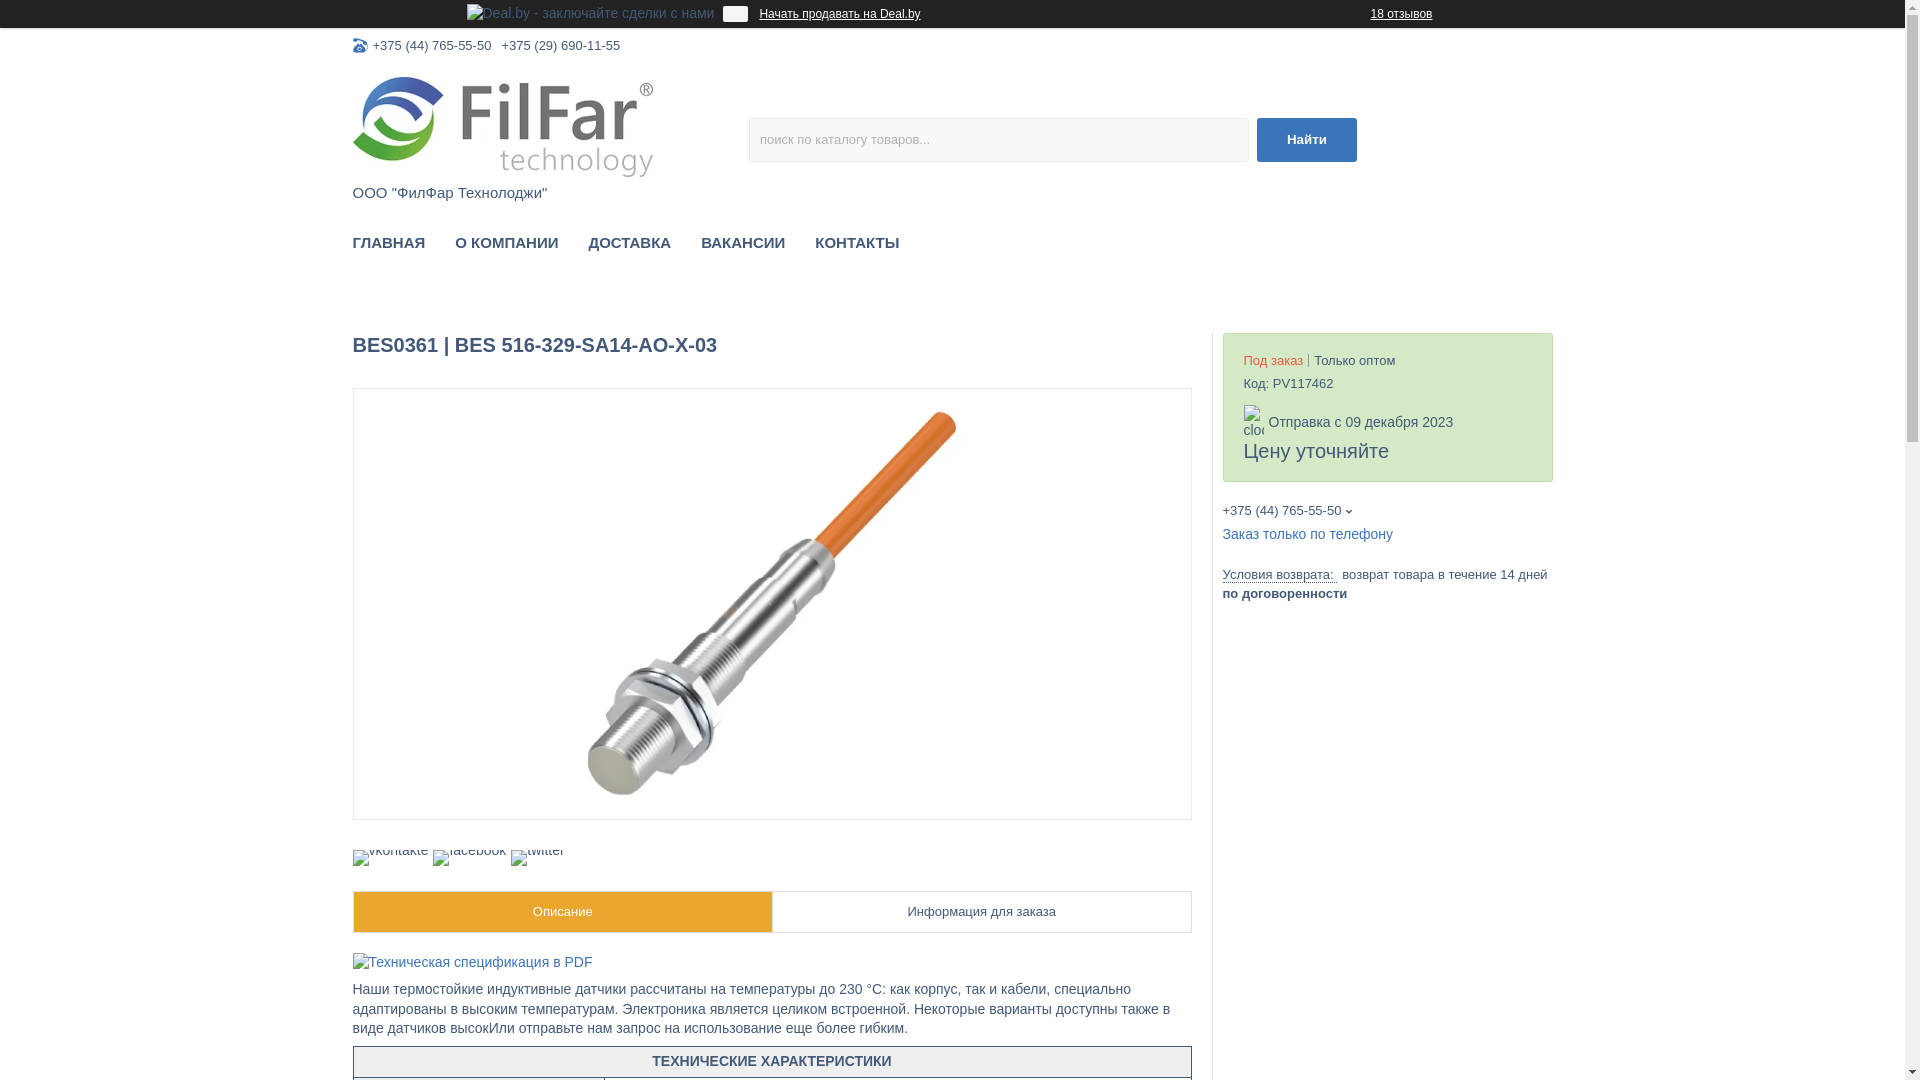  I want to click on 'twitter', so click(537, 849).